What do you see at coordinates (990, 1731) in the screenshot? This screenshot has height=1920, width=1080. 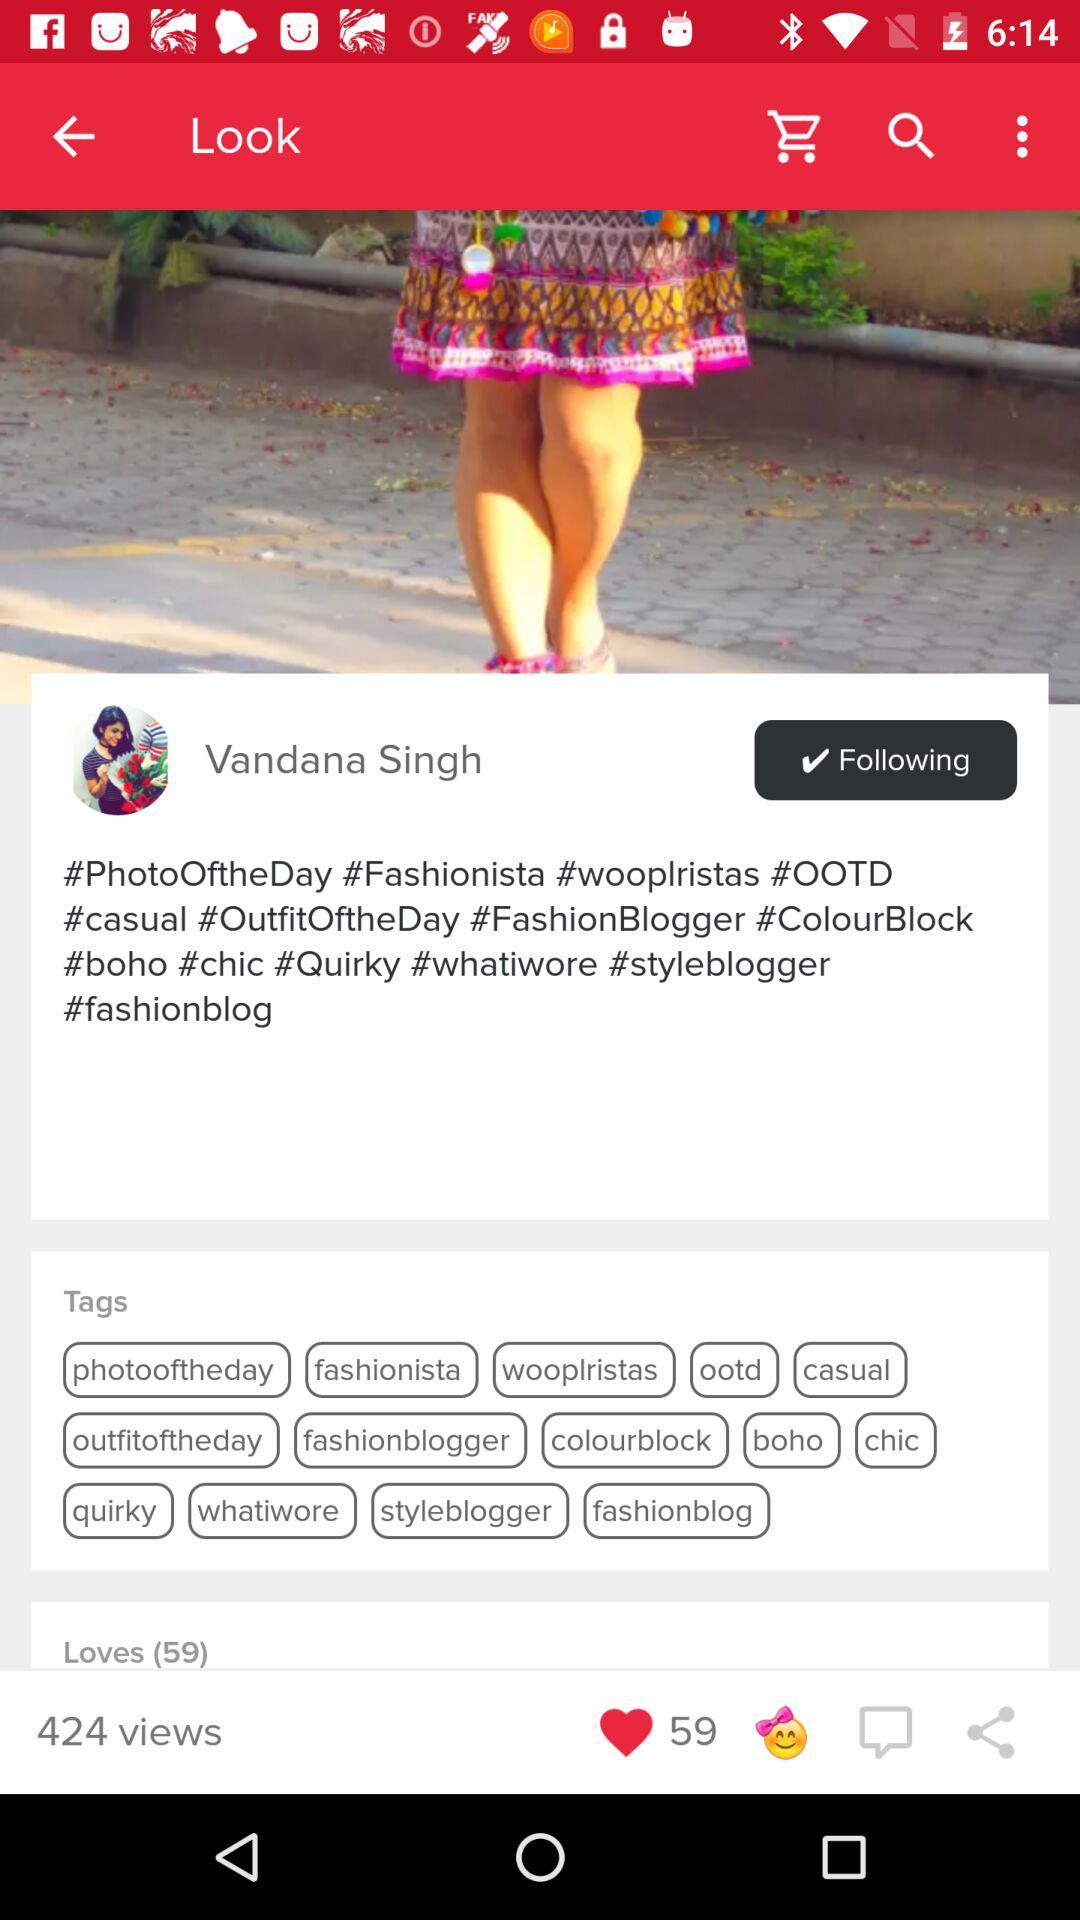 I see `share button to share with friends or on social media` at bounding box center [990, 1731].